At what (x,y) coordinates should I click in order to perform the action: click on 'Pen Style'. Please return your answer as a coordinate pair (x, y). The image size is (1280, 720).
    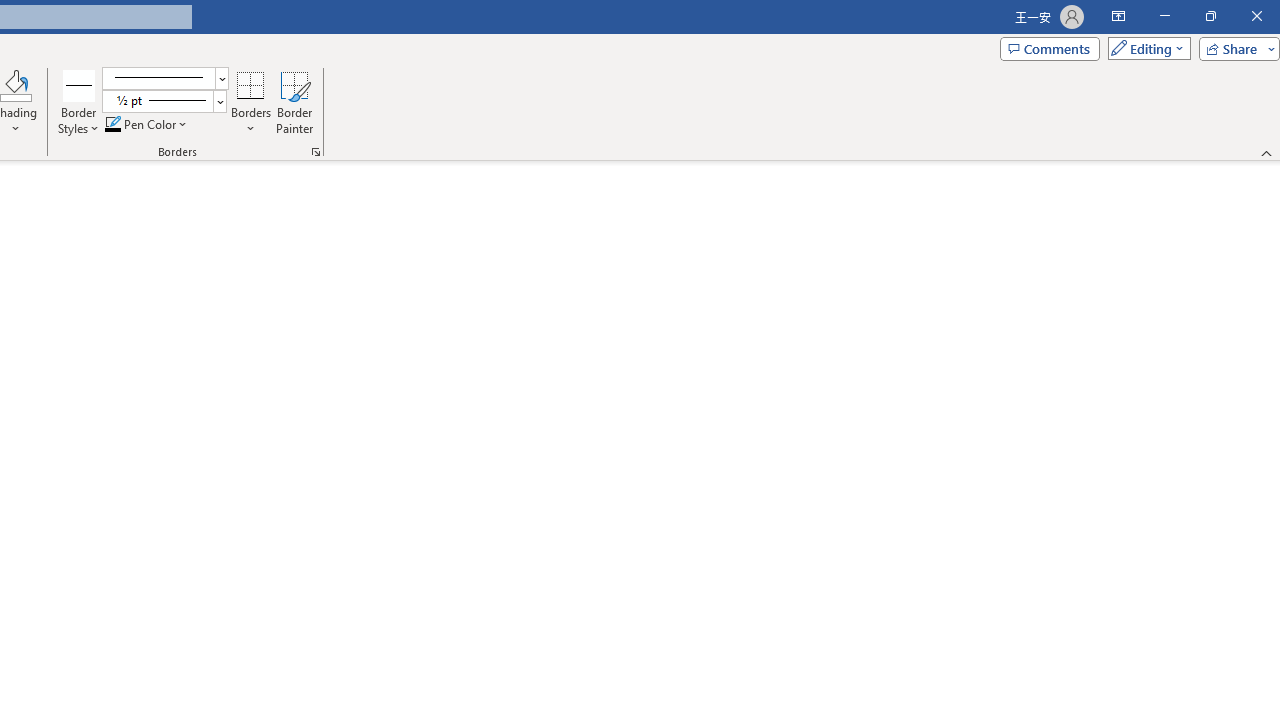
    Looking at the image, I should click on (165, 77).